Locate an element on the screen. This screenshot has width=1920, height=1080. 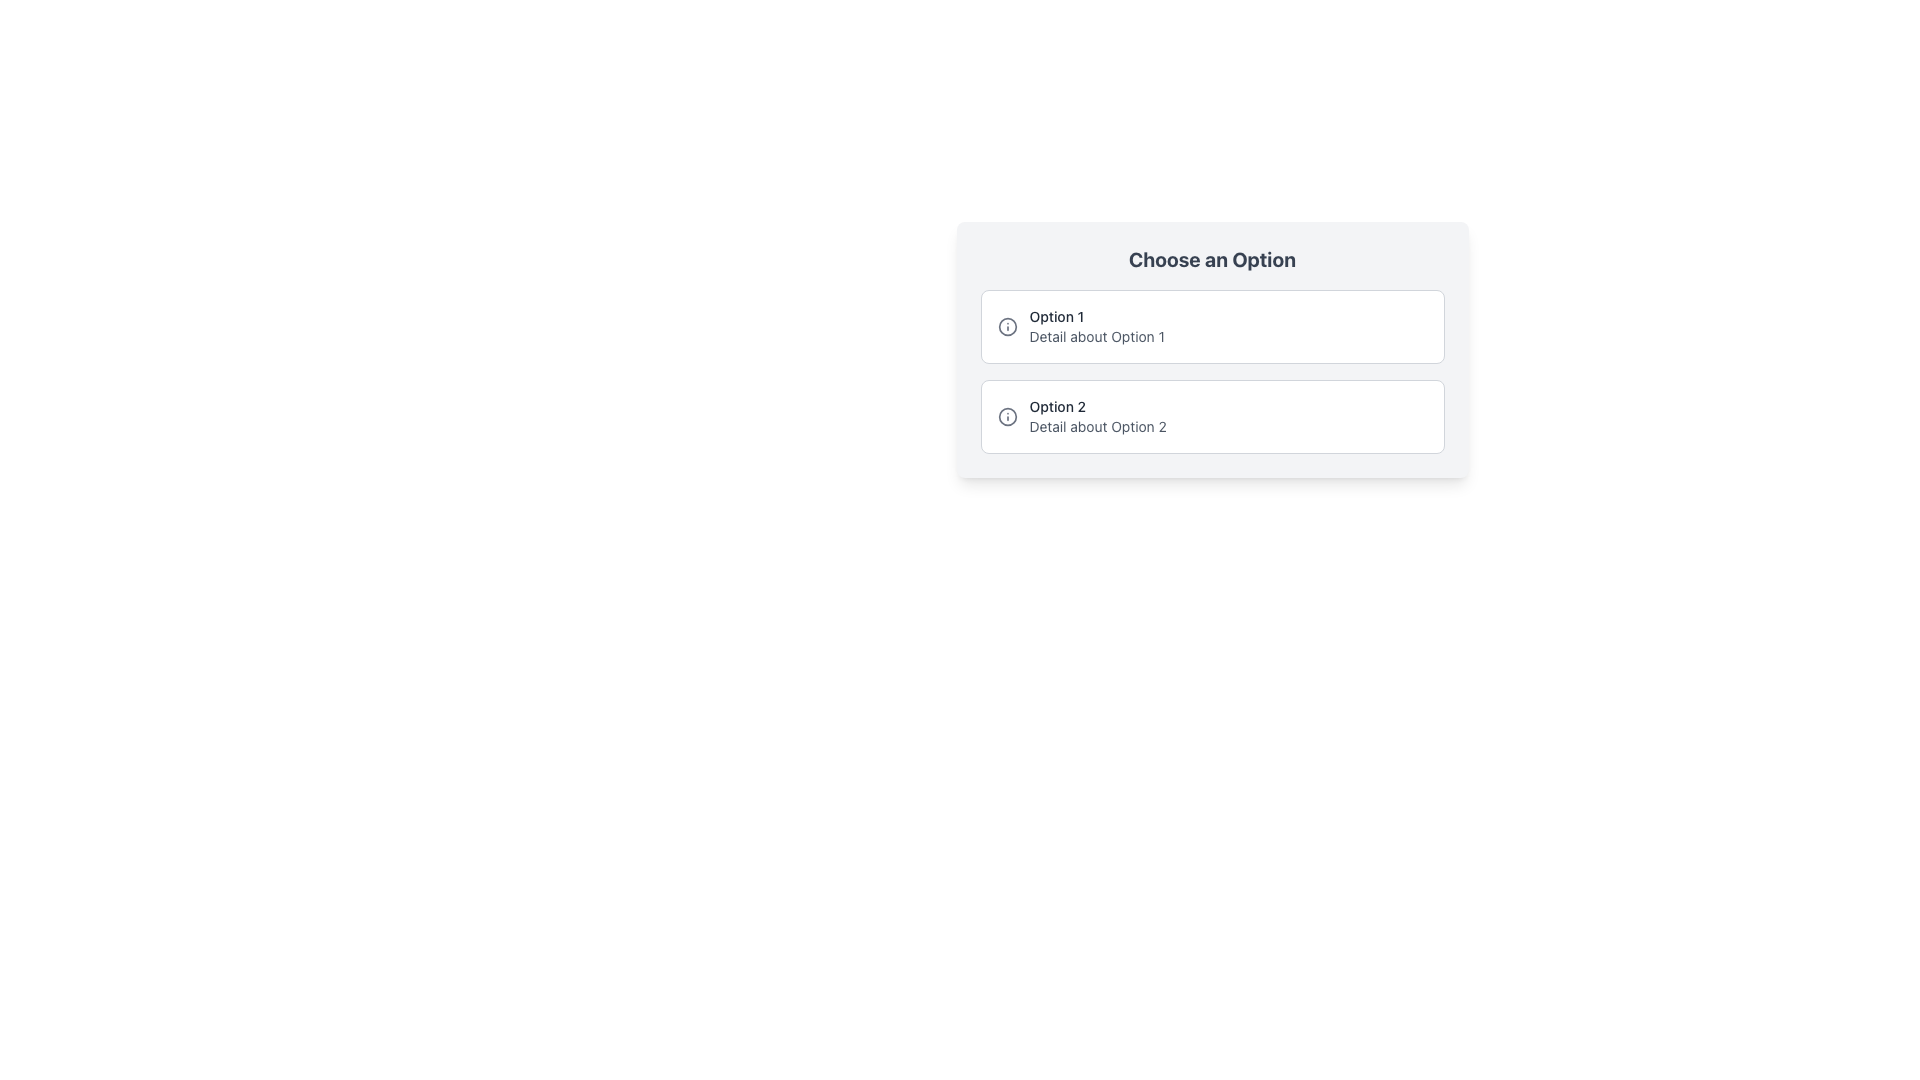
the circular shape within the SVG icon located in the second option labeled 'Choose an Option', which visually emphasizes 'Option 2' is located at coordinates (1007, 415).